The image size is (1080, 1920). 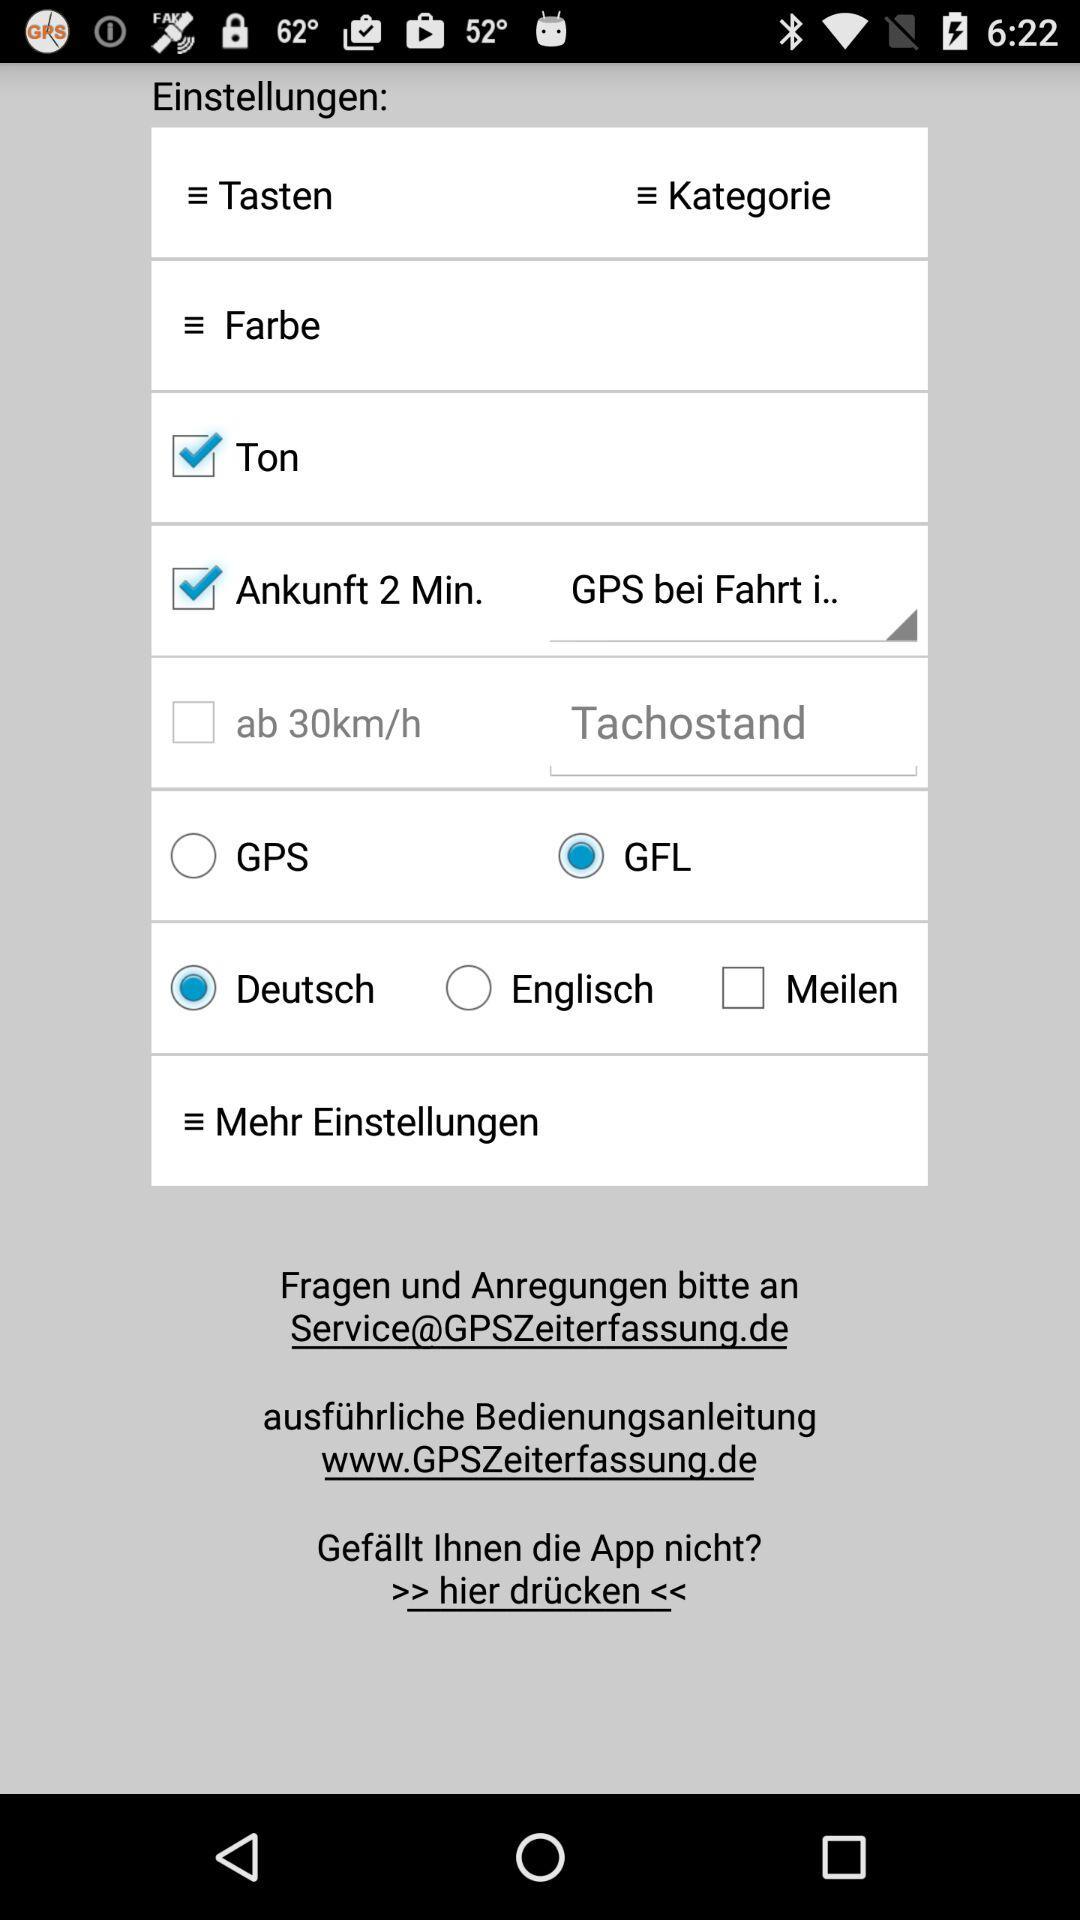 I want to click on radio button to the right of deutsch item, so click(x=564, y=987).